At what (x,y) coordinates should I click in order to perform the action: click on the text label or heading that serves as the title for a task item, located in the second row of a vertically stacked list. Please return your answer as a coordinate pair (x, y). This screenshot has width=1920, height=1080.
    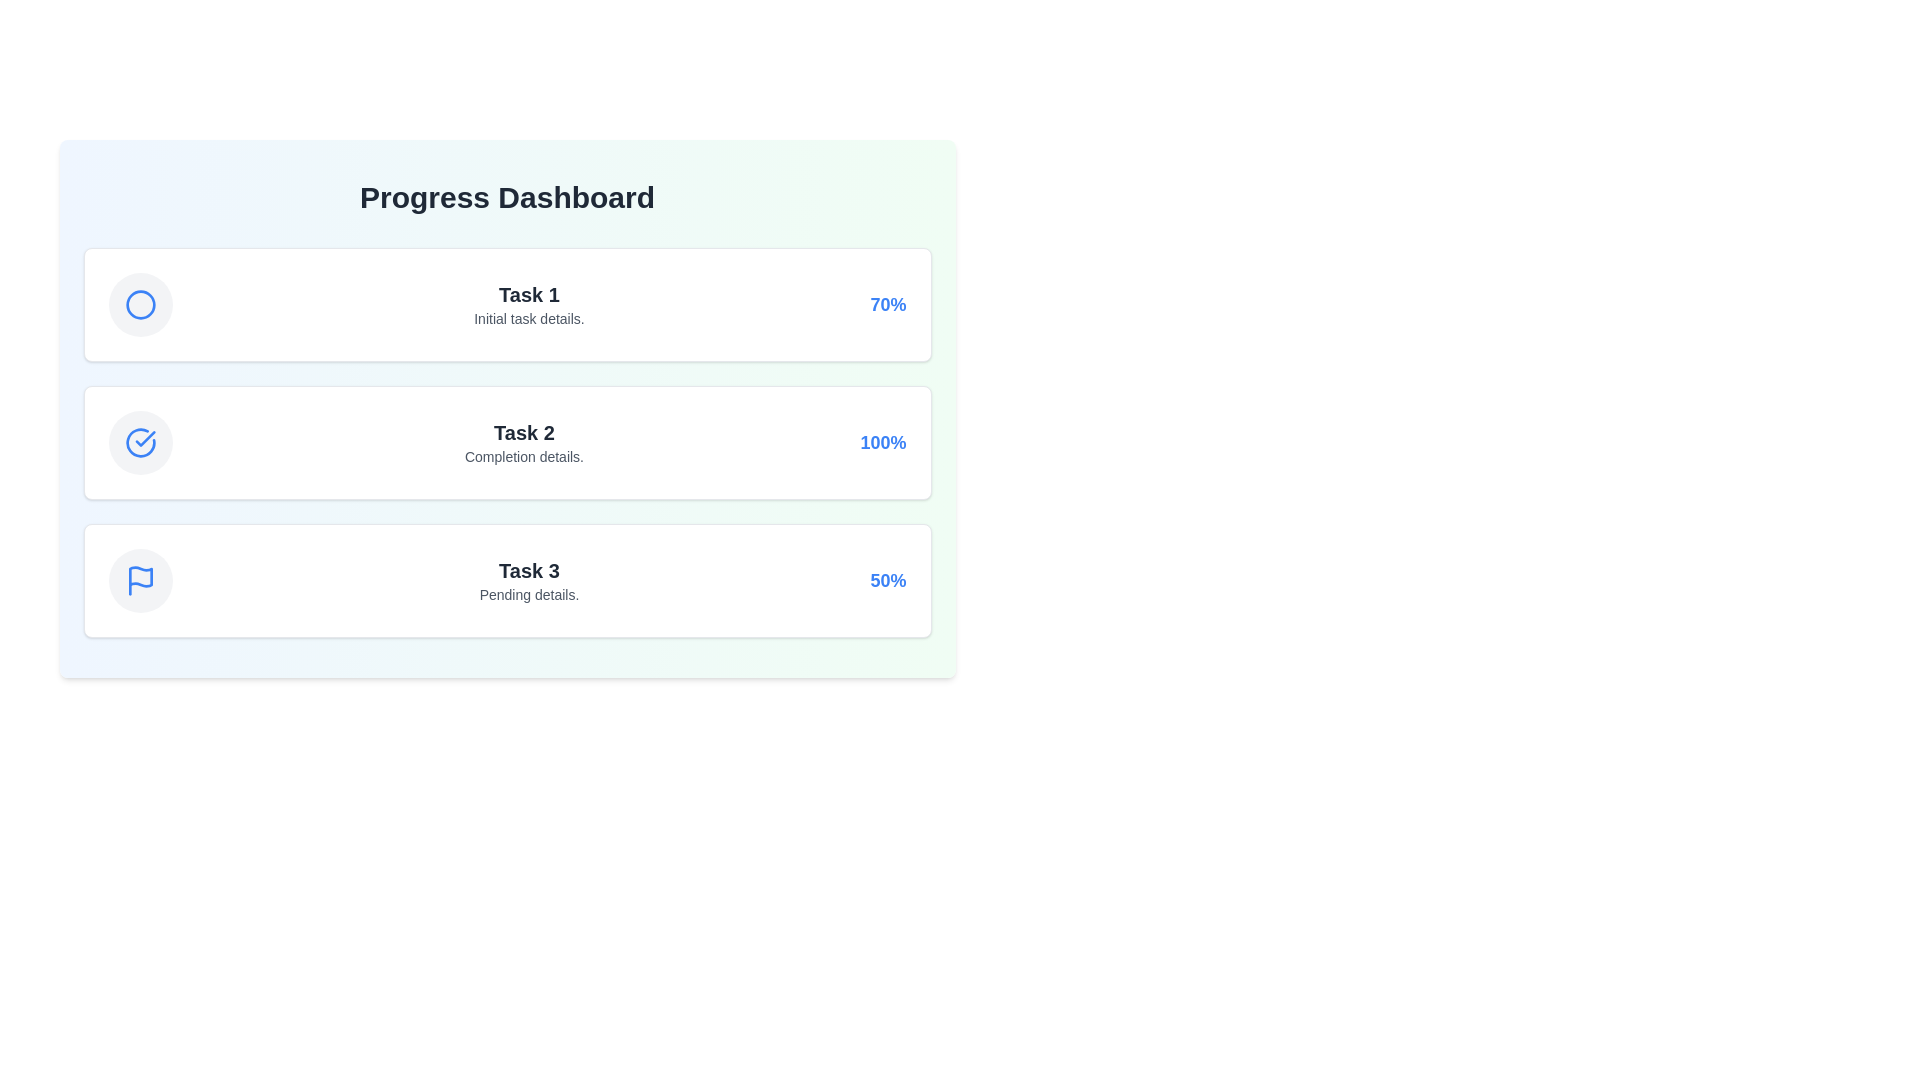
    Looking at the image, I should click on (524, 431).